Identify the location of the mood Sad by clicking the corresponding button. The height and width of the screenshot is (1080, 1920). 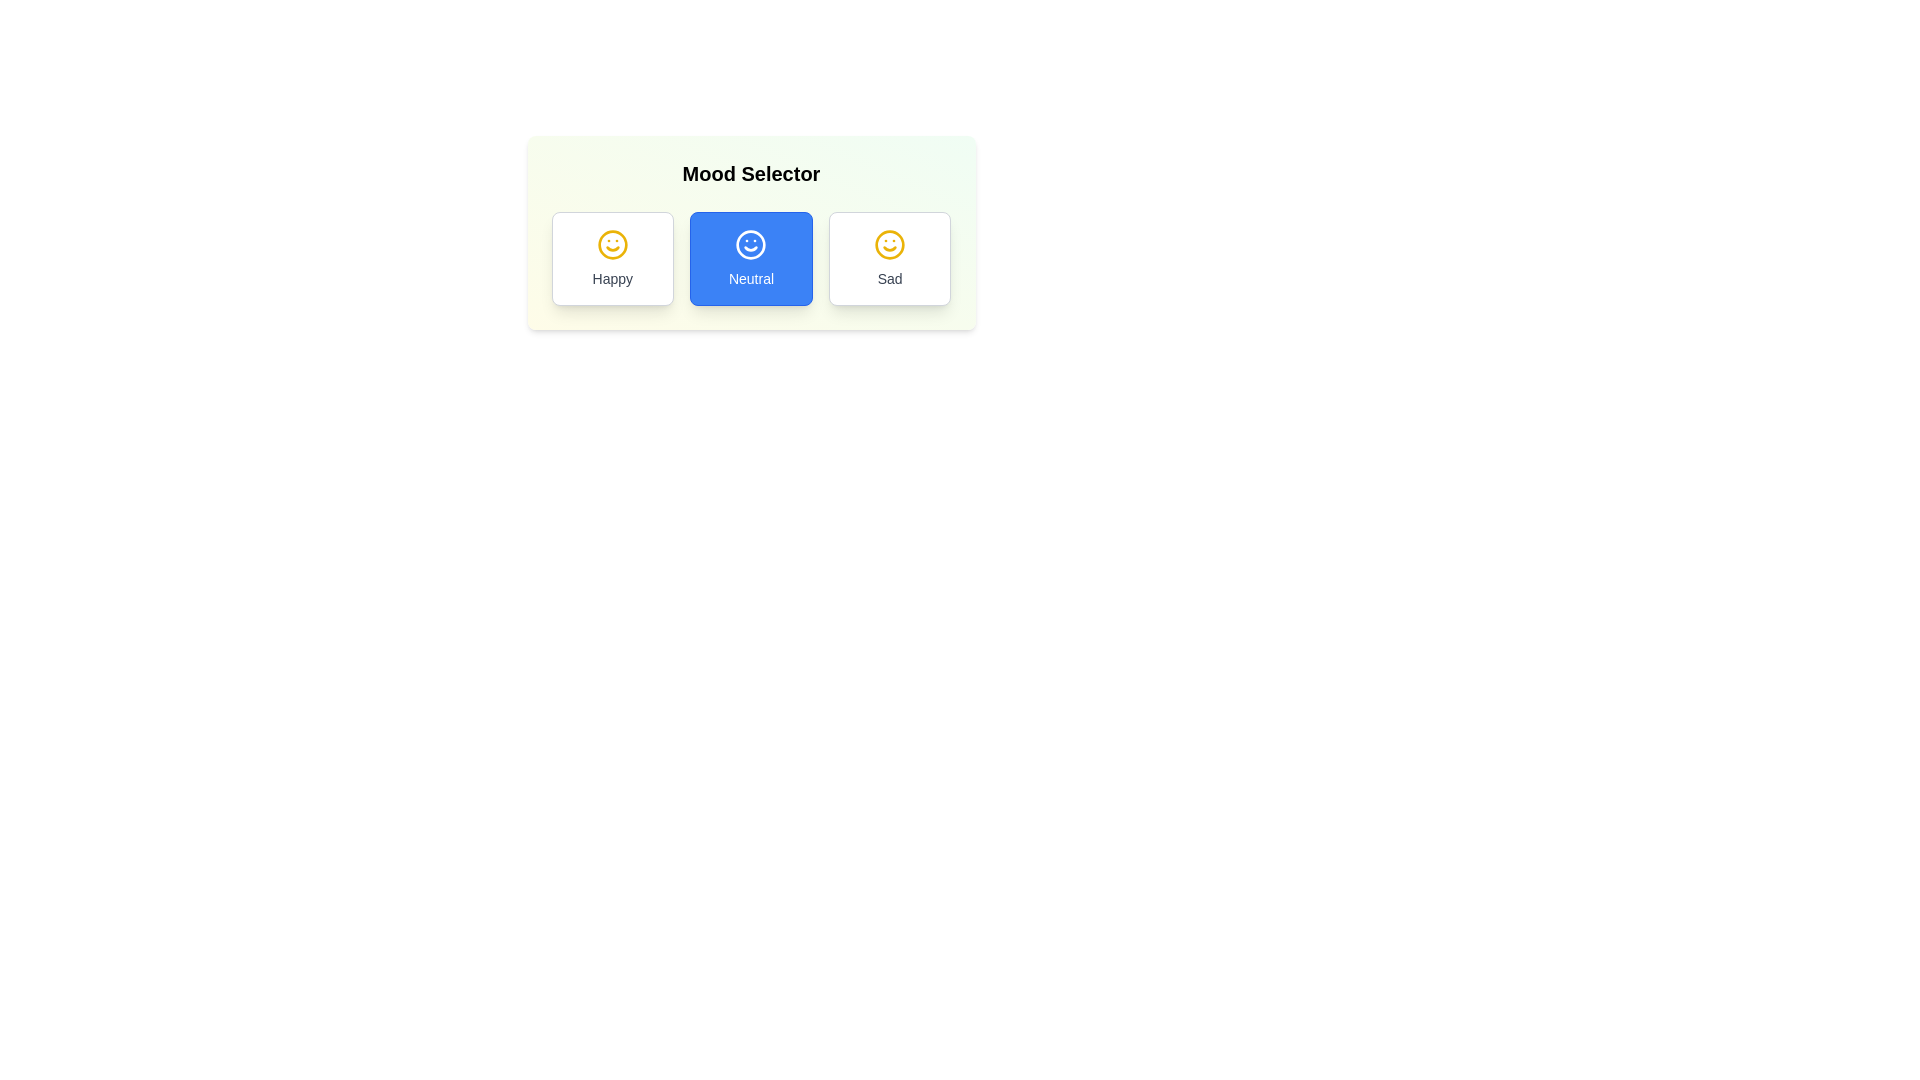
(889, 257).